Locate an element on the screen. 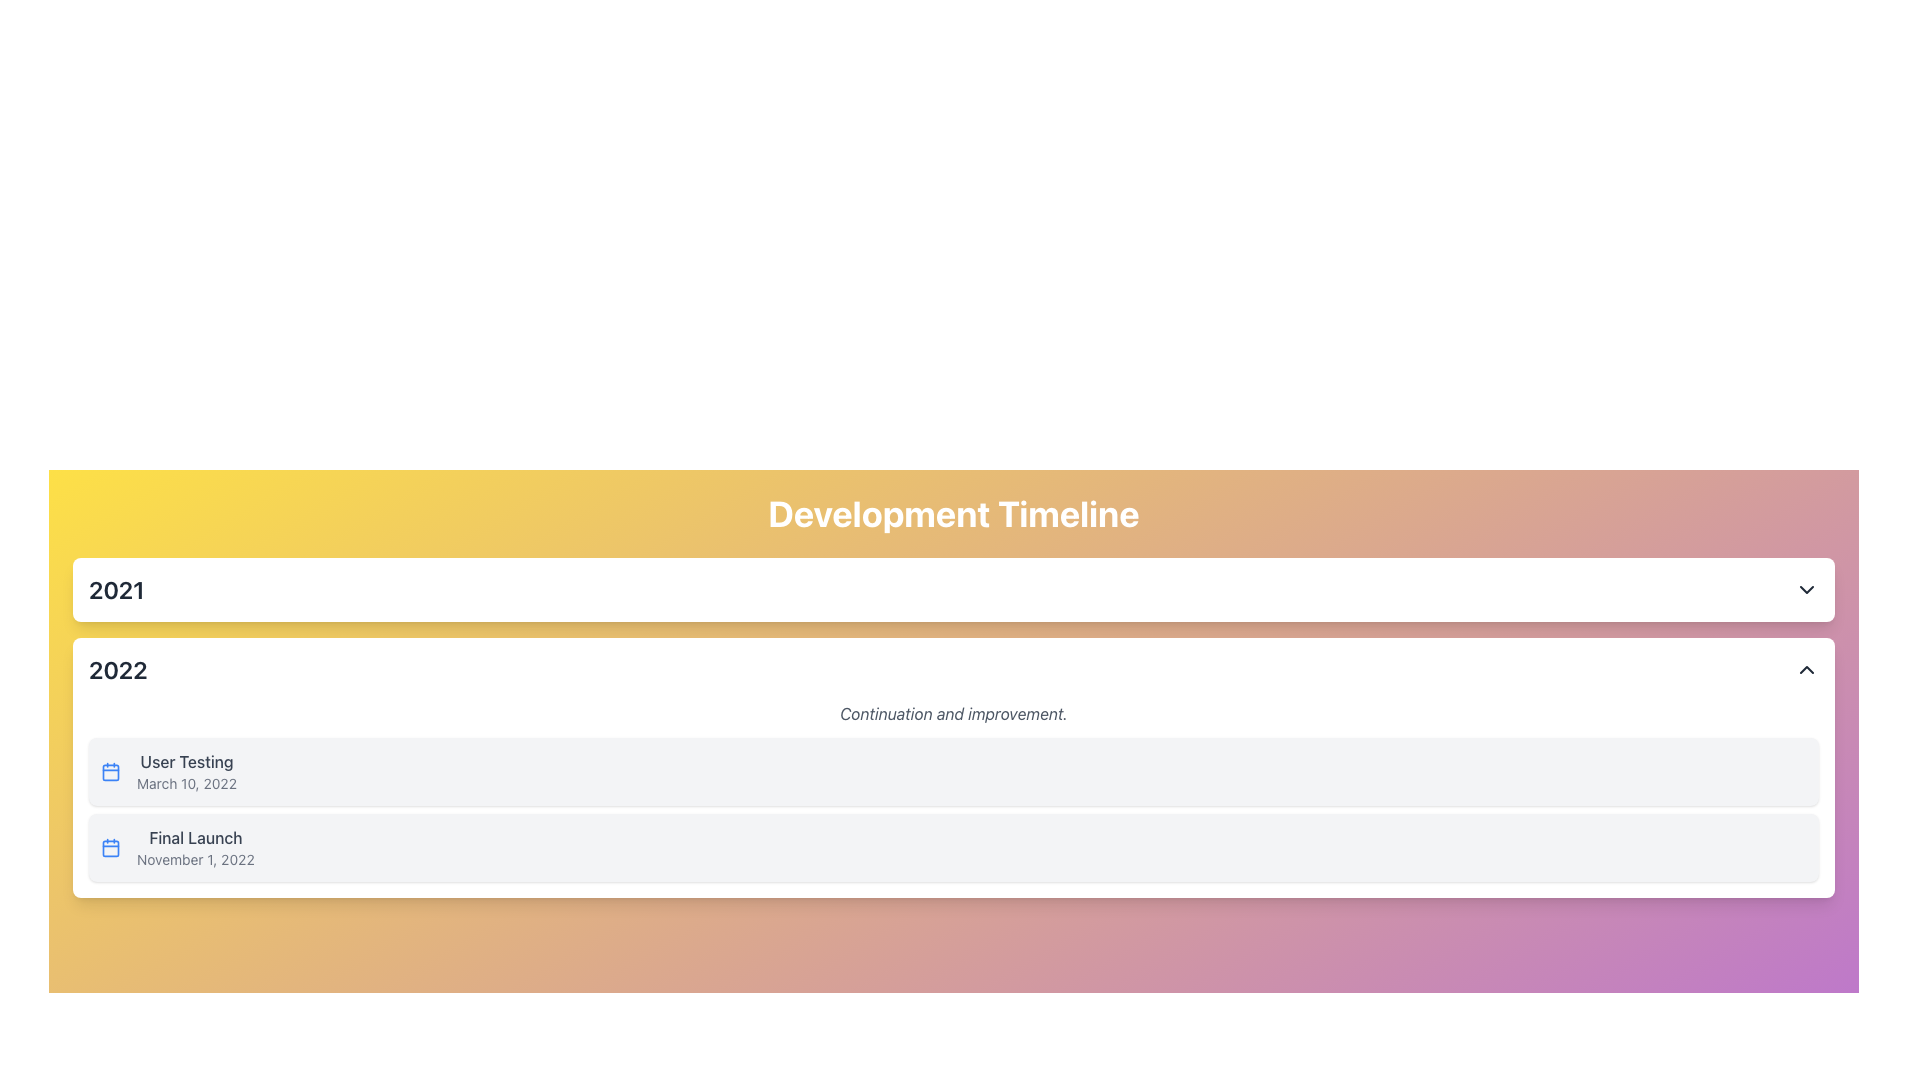 This screenshot has height=1080, width=1920. the static text indicating the year 2022 in the timeline interface is located at coordinates (117, 670).